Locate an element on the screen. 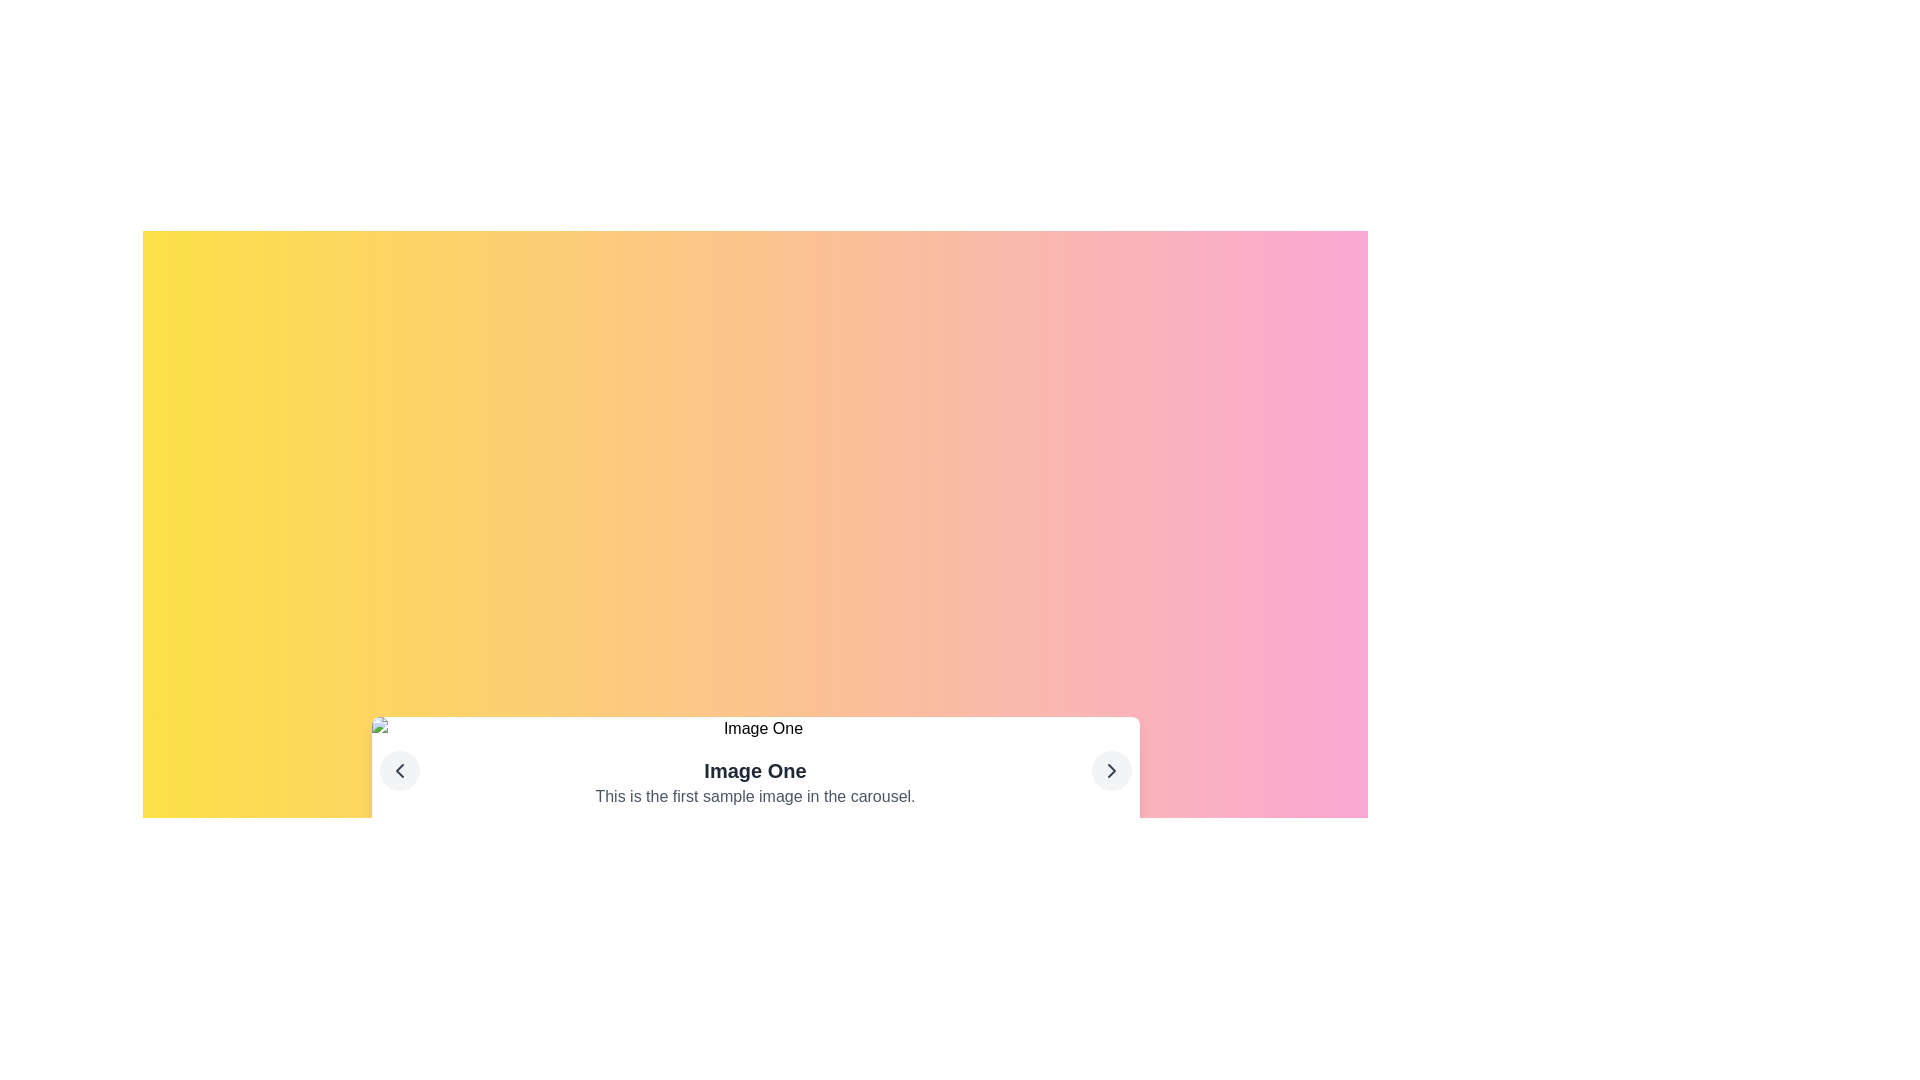 Image resolution: width=1920 pixels, height=1080 pixels. the text label that serves as the title for the associated image or section in the carousel, which is centrally aligned and positioned at the top of the layout is located at coordinates (754, 770).